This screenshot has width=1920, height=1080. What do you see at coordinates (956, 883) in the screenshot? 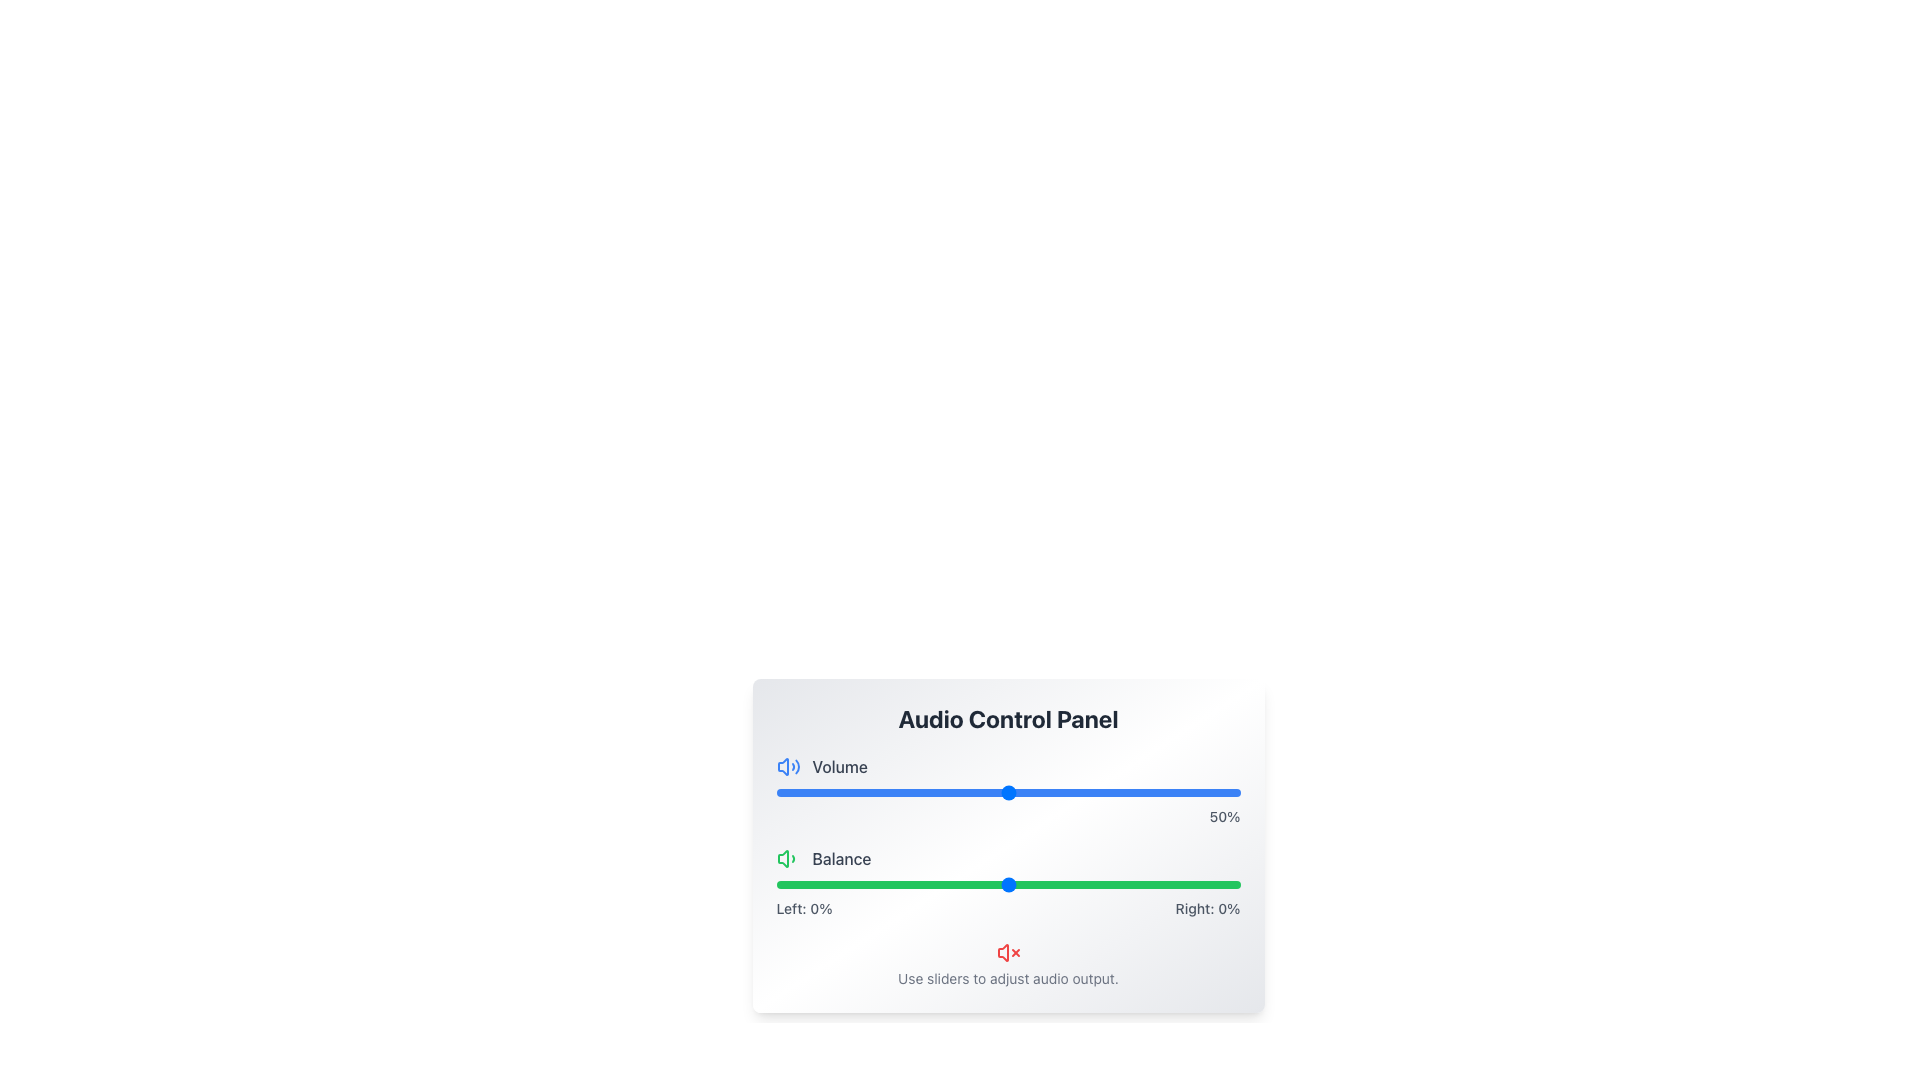
I see `balance` at bounding box center [956, 883].